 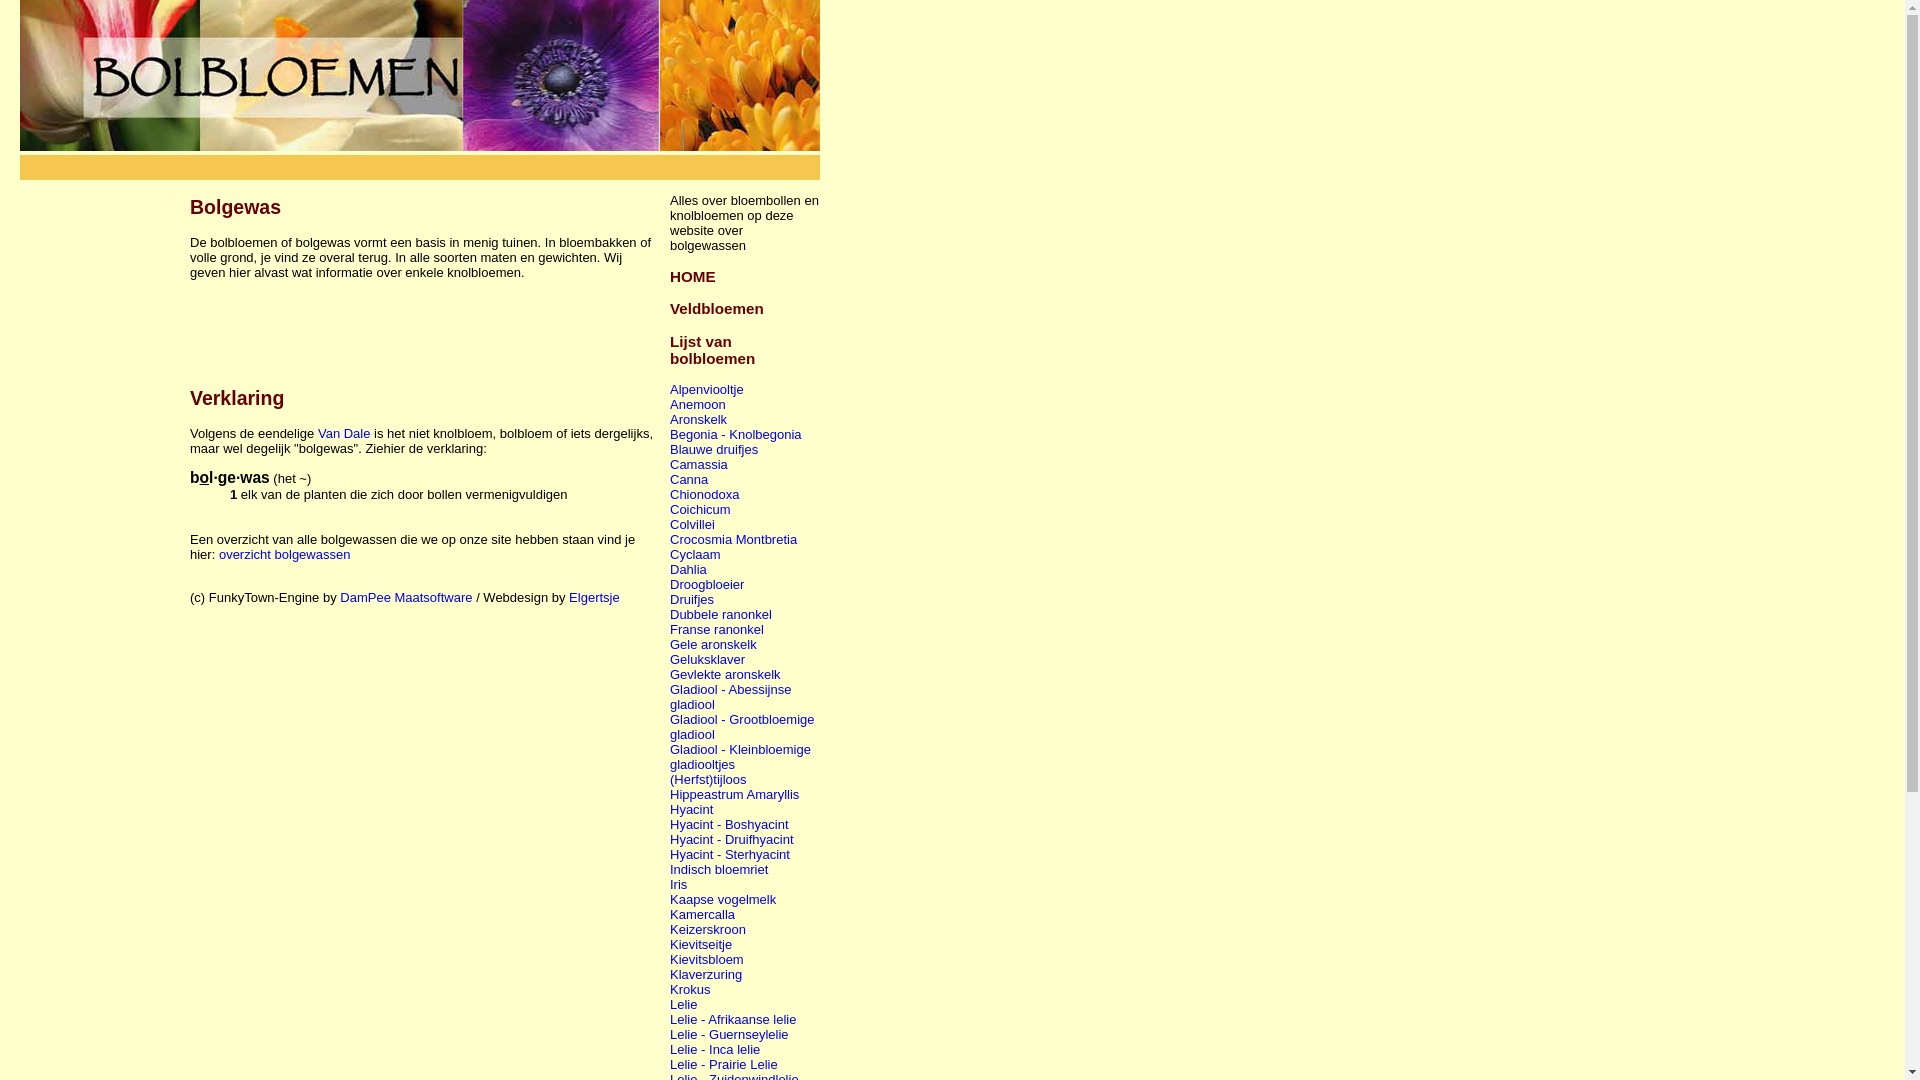 What do you see at coordinates (728, 824) in the screenshot?
I see `'Hyacint - Boshyacint'` at bounding box center [728, 824].